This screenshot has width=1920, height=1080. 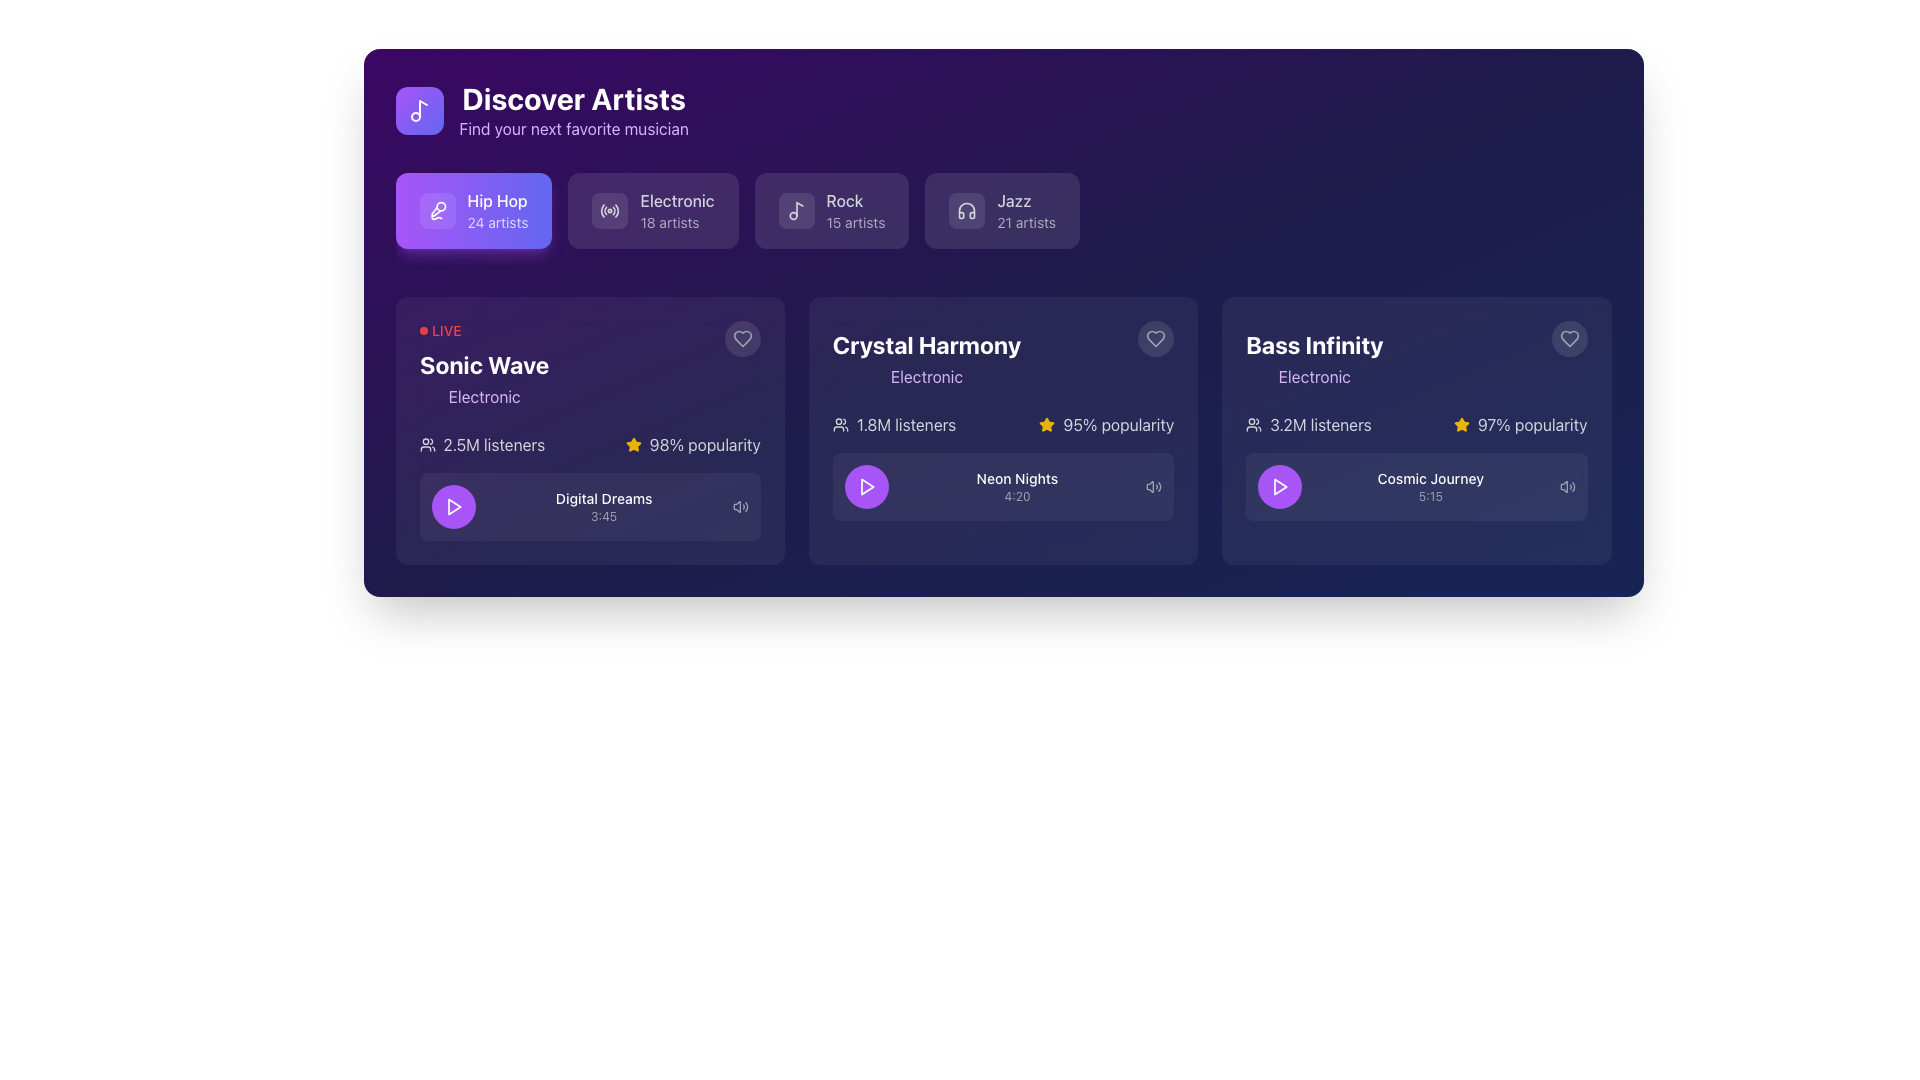 I want to click on the popularity percentage text label of the music entity 'Sonic Wave' located, so click(x=705, y=443).